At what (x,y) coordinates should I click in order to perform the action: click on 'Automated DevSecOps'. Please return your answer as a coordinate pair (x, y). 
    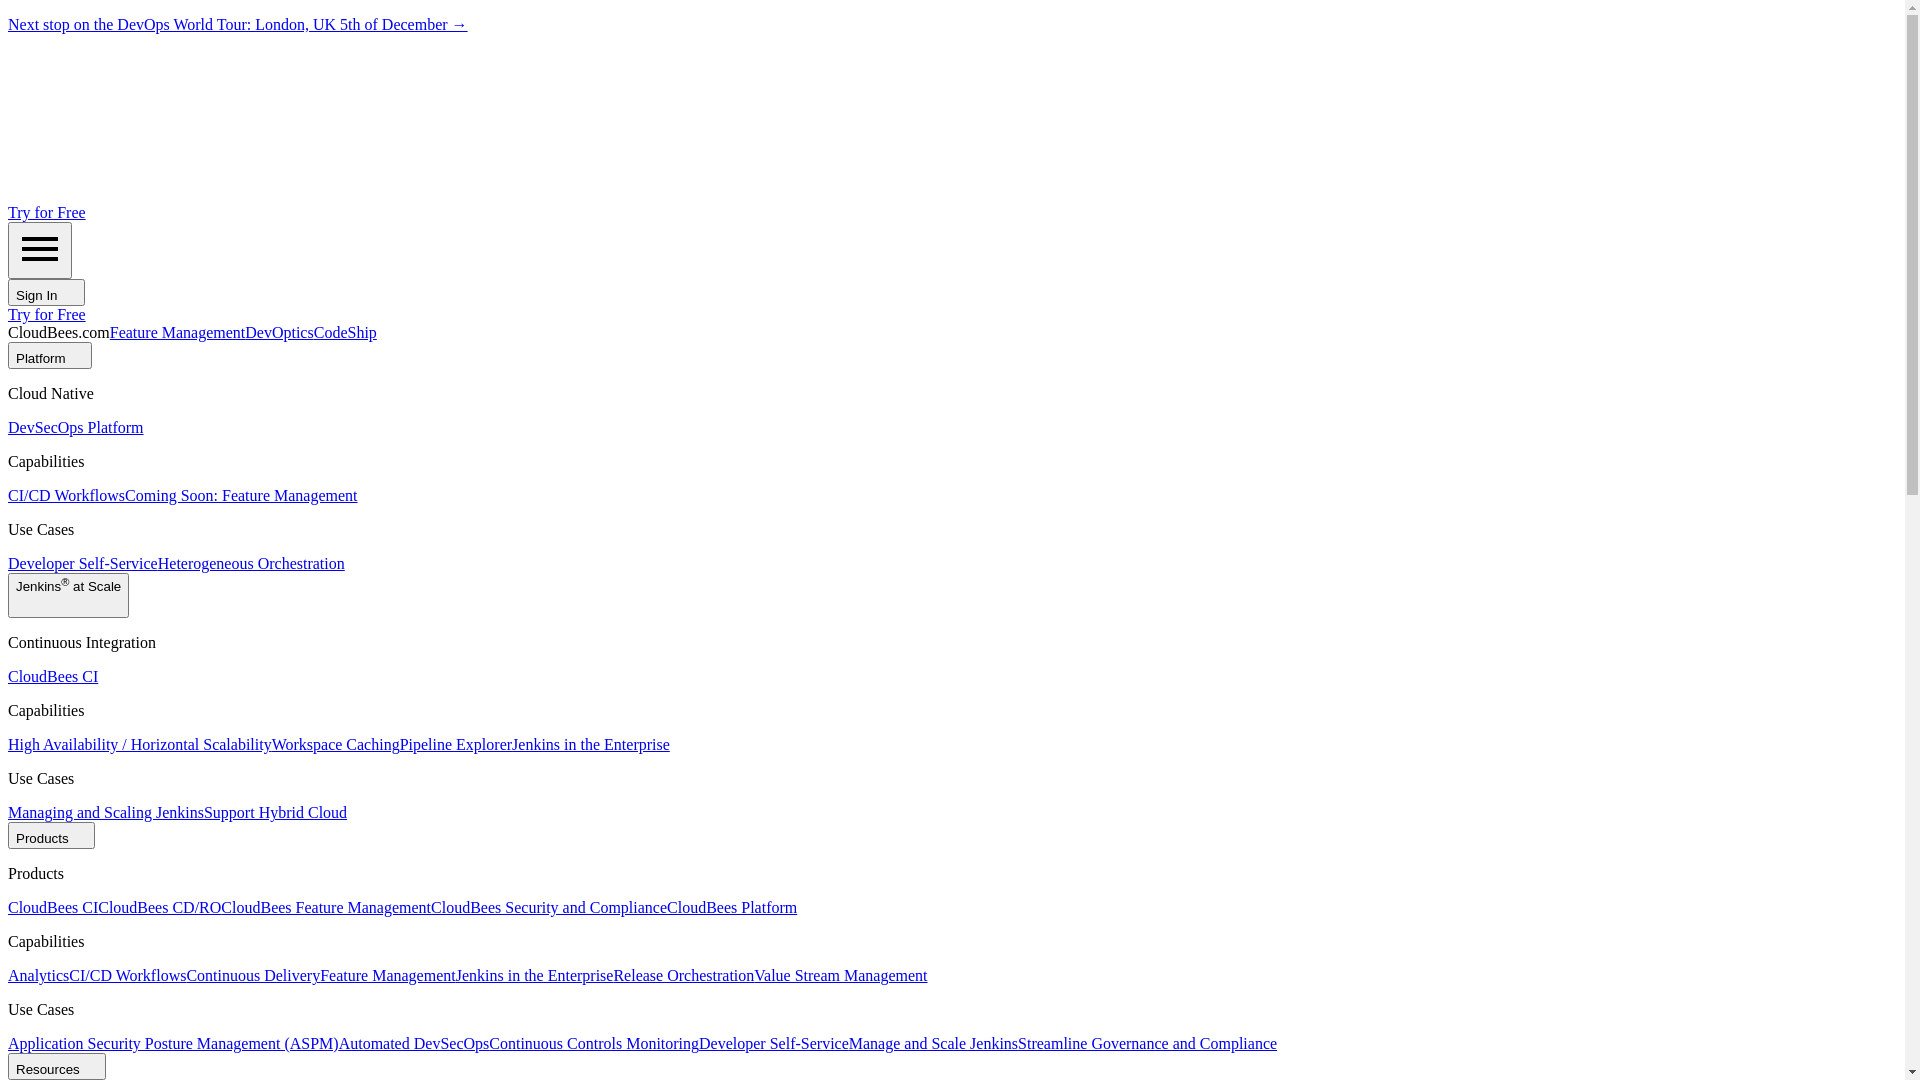
    Looking at the image, I should click on (339, 1042).